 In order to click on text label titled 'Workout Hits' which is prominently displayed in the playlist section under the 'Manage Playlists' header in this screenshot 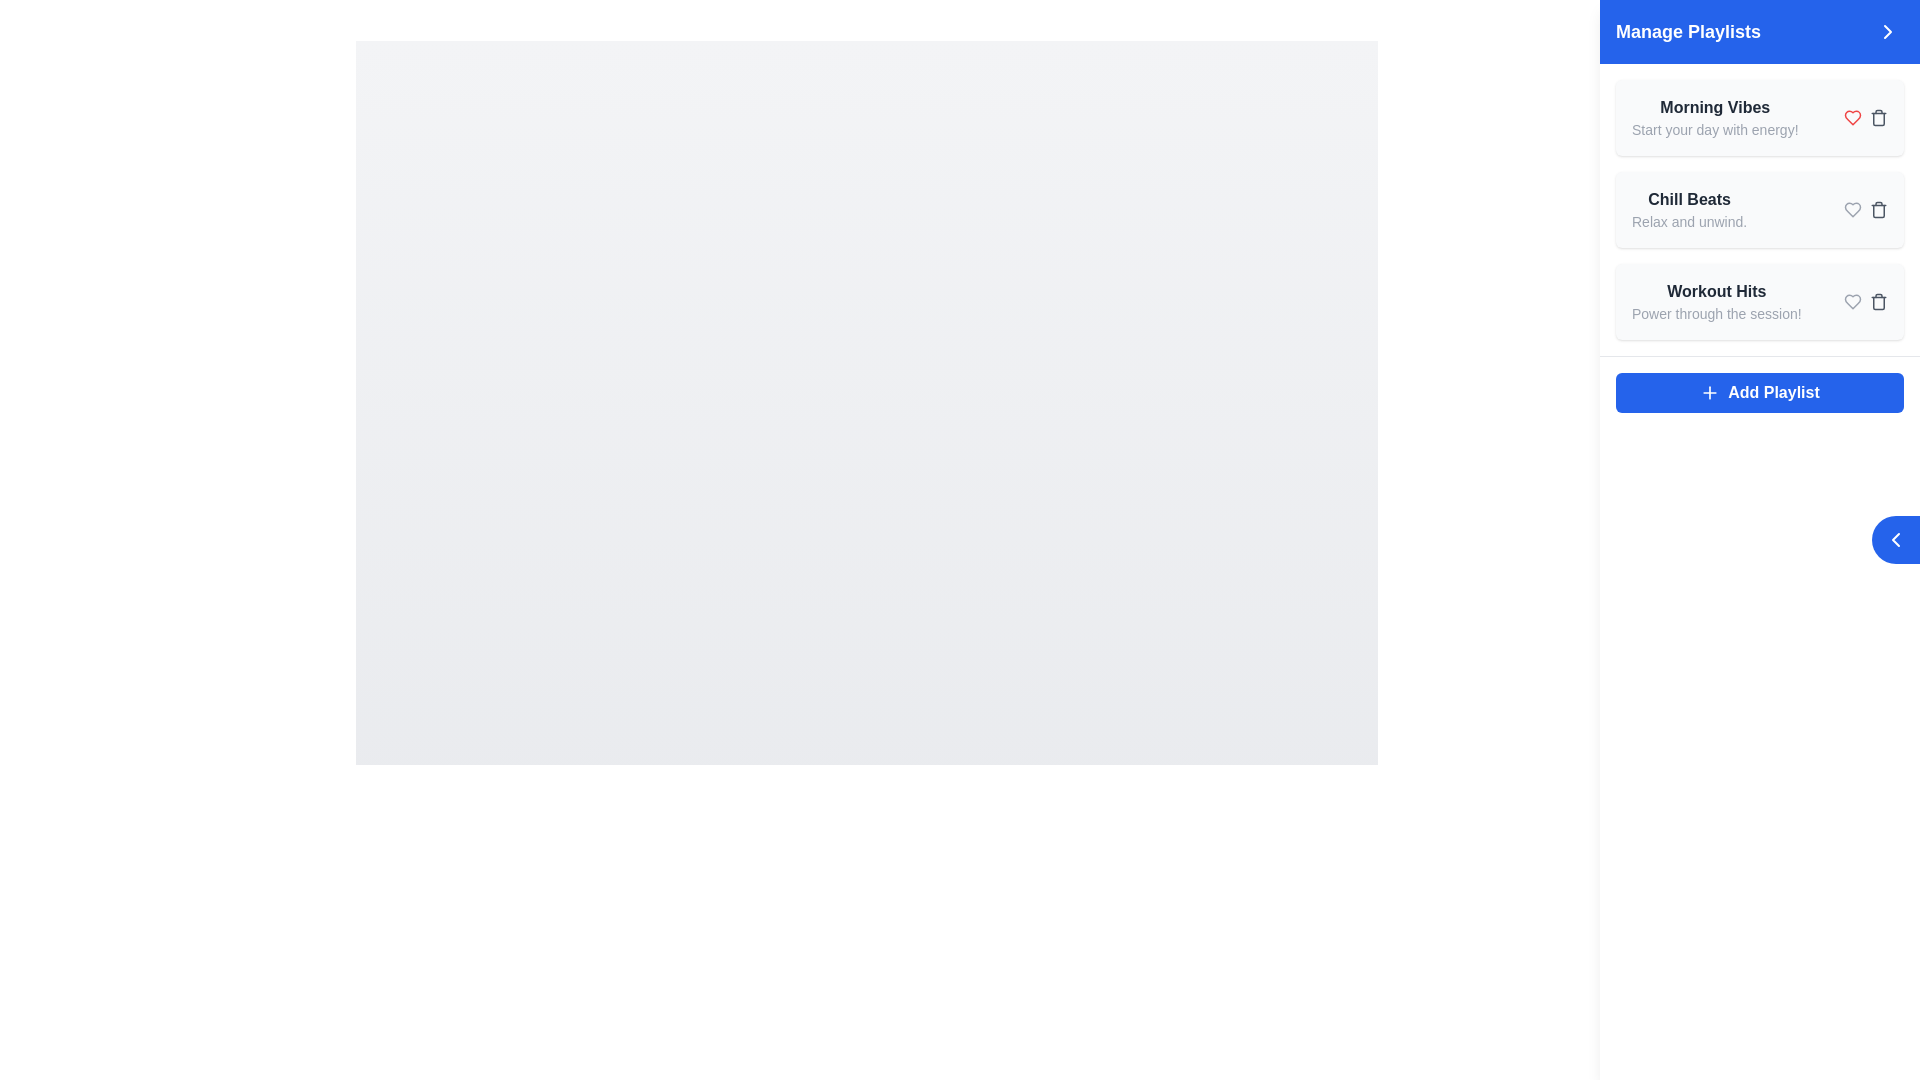, I will do `click(1715, 292)`.